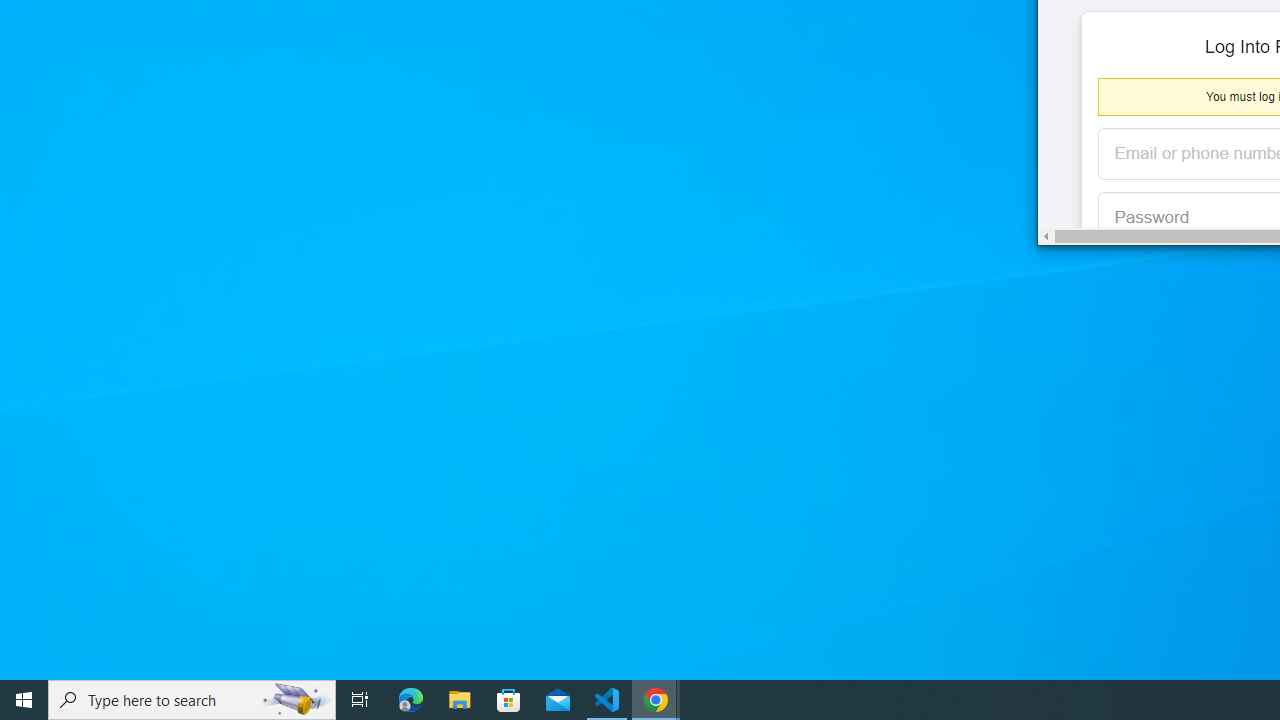 The width and height of the screenshot is (1280, 720). What do you see at coordinates (410, 698) in the screenshot?
I see `'Microsoft Edge'` at bounding box center [410, 698].